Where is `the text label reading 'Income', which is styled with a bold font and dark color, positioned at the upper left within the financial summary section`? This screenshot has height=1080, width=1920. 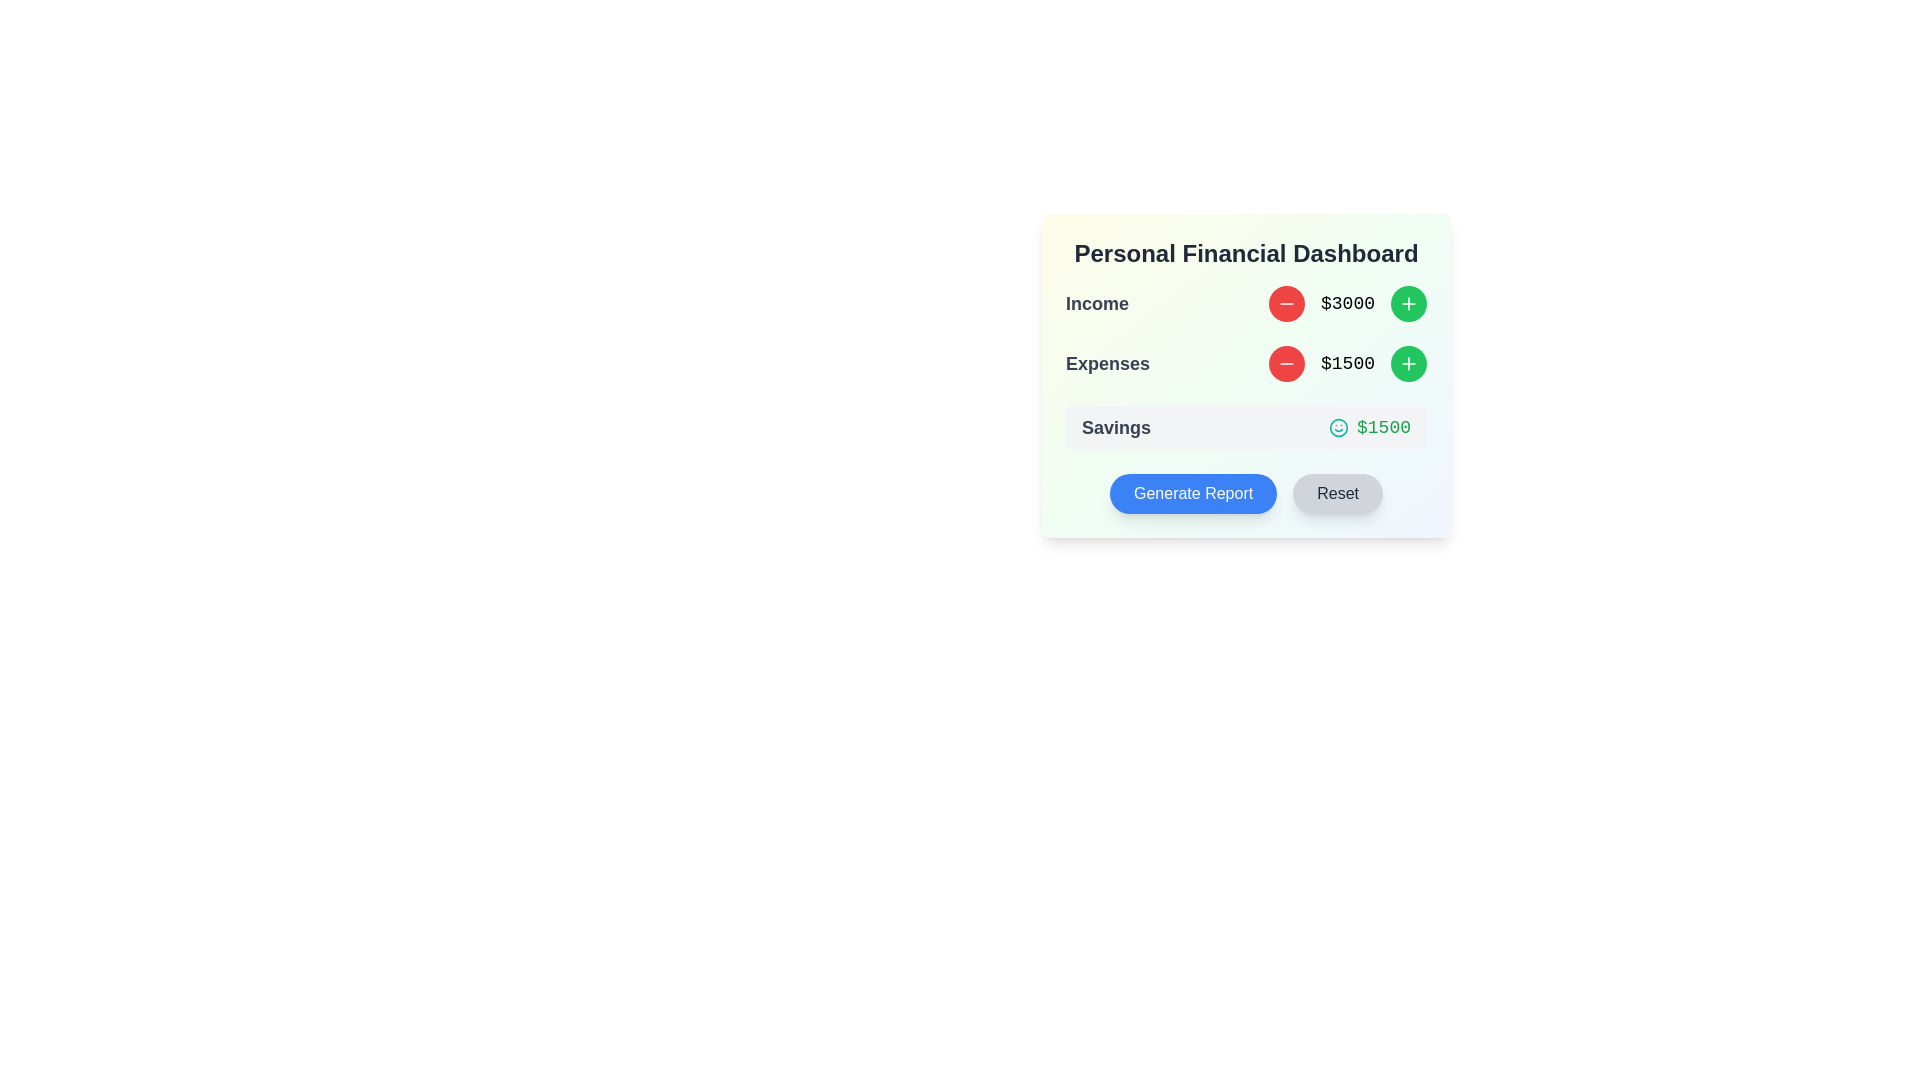 the text label reading 'Income', which is styled with a bold font and dark color, positioned at the upper left within the financial summary section is located at coordinates (1096, 304).